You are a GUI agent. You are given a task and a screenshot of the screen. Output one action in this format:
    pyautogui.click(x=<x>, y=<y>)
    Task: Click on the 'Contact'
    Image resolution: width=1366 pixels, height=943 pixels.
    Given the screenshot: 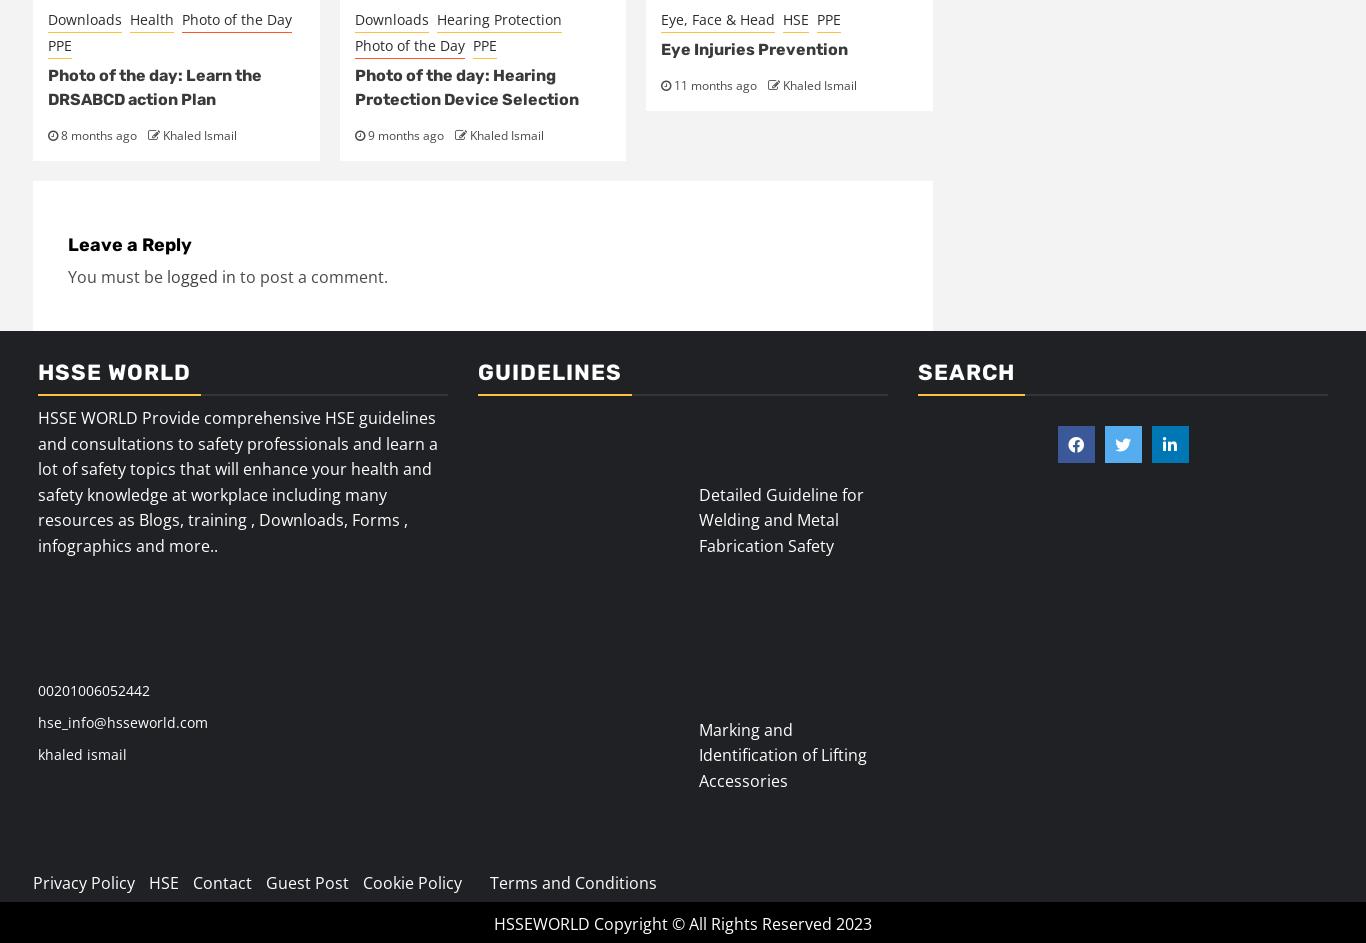 What is the action you would take?
    pyautogui.click(x=192, y=883)
    